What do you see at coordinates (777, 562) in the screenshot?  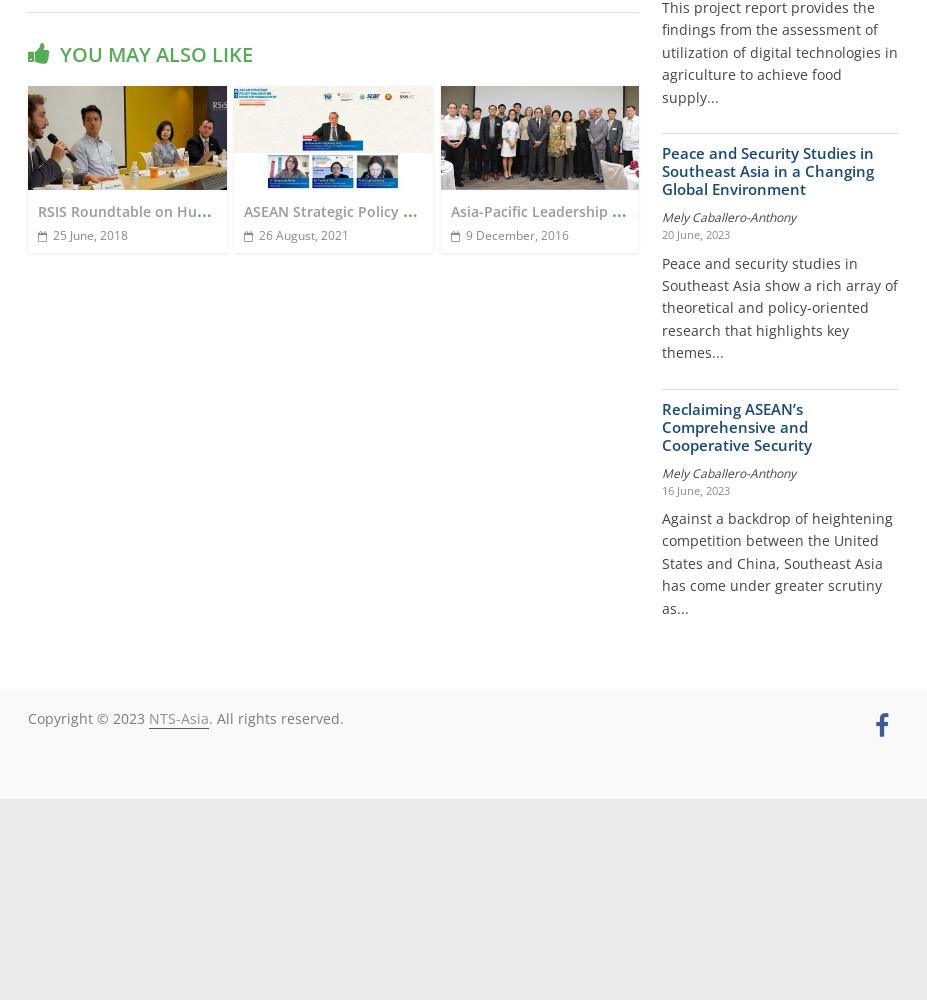 I see `'Against a backdrop of heightening competition between the United States and China, Southeast Asia has come under greater scrutiny as...'` at bounding box center [777, 562].